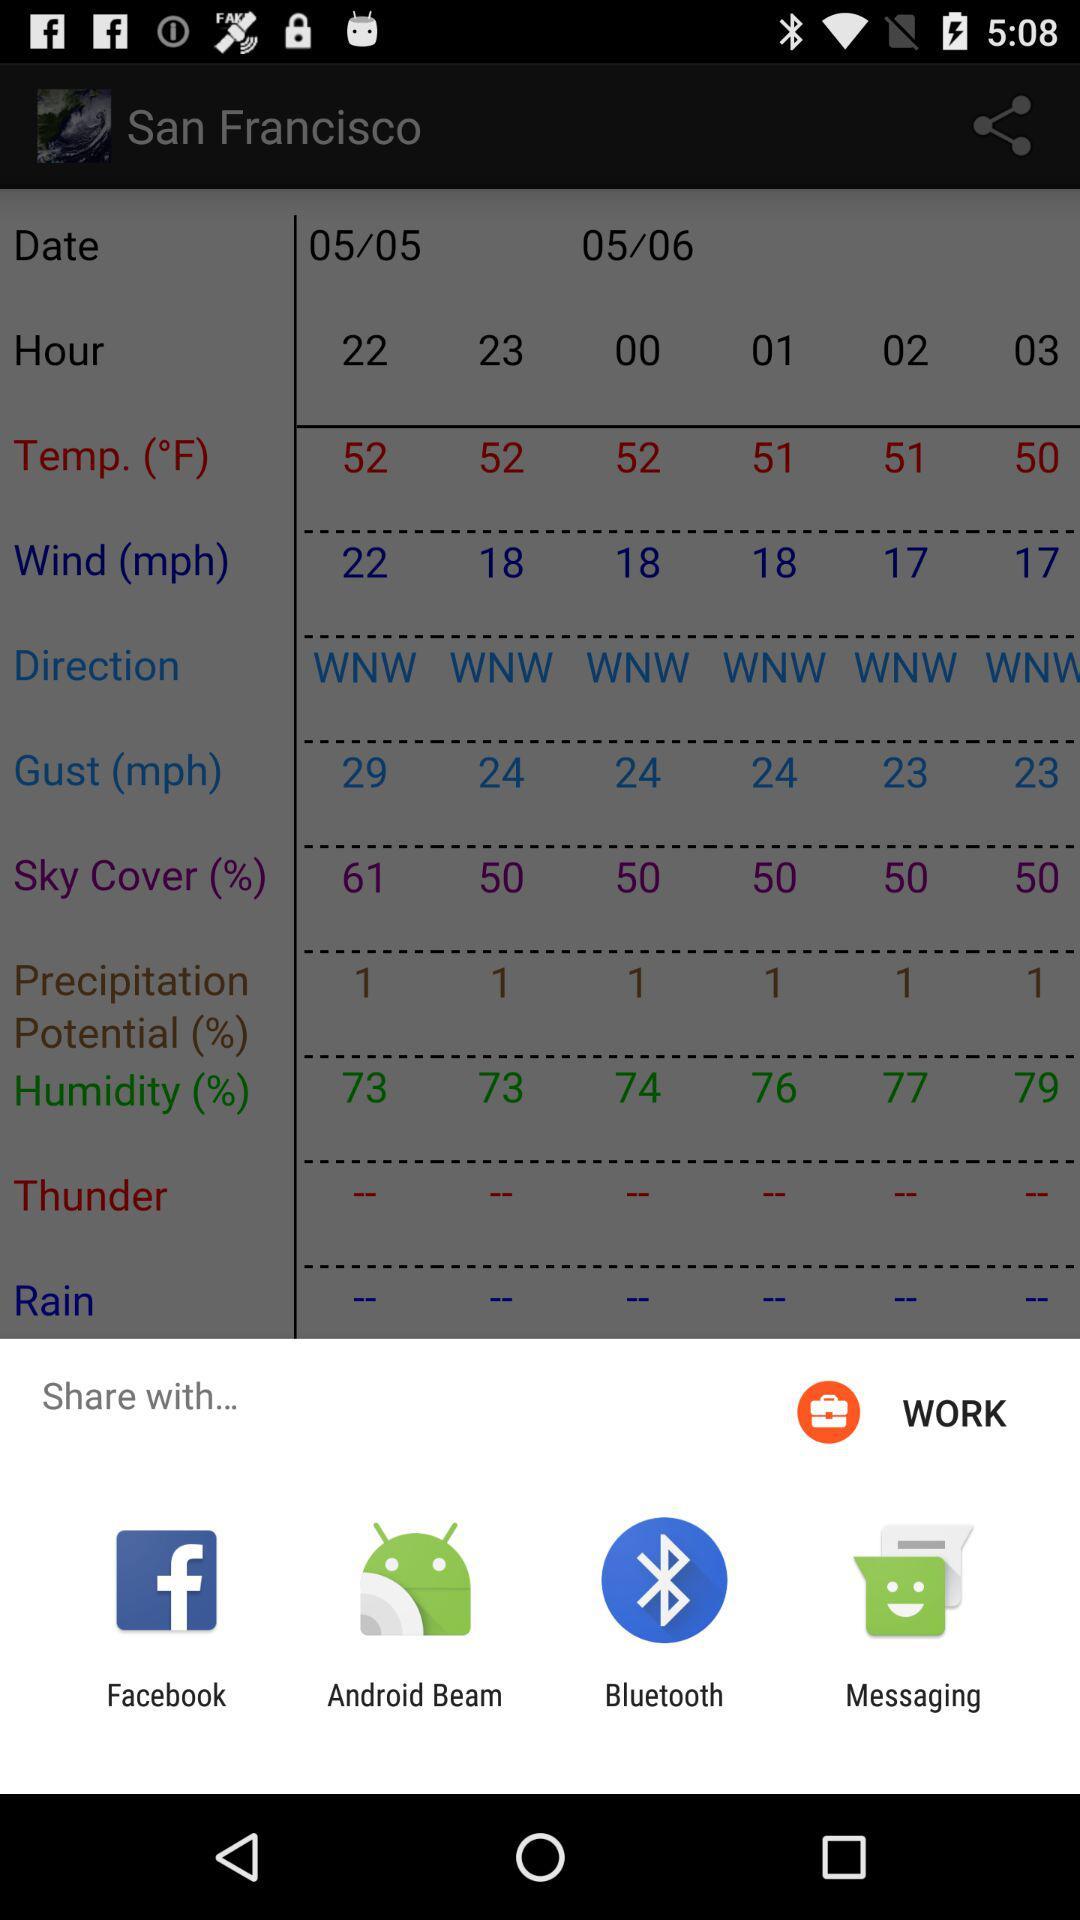 The width and height of the screenshot is (1080, 1920). Describe the element at coordinates (414, 1711) in the screenshot. I see `the item next to facebook item` at that location.